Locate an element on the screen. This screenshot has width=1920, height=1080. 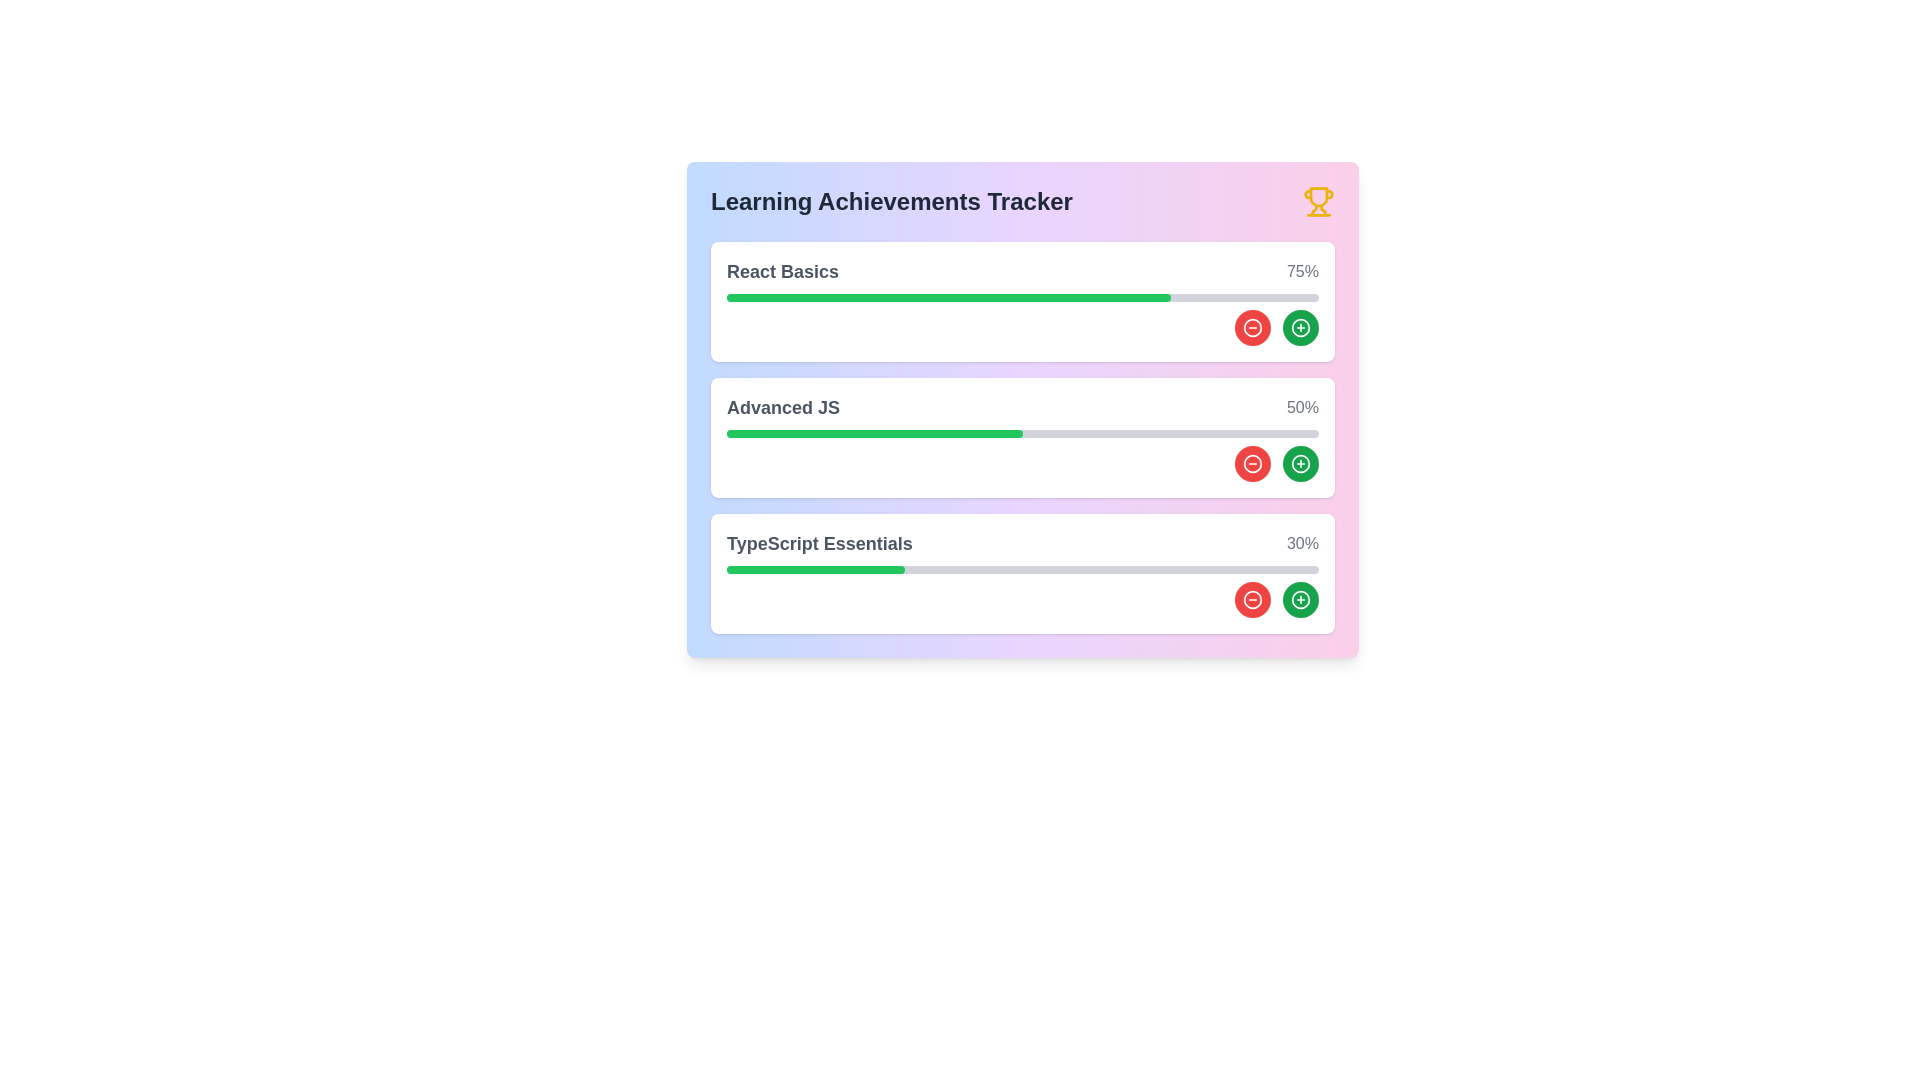
the circular SVG graphical element of the 'remove' icon located on the right-hand side of the 'React Basics' progress bar is located at coordinates (1251, 326).